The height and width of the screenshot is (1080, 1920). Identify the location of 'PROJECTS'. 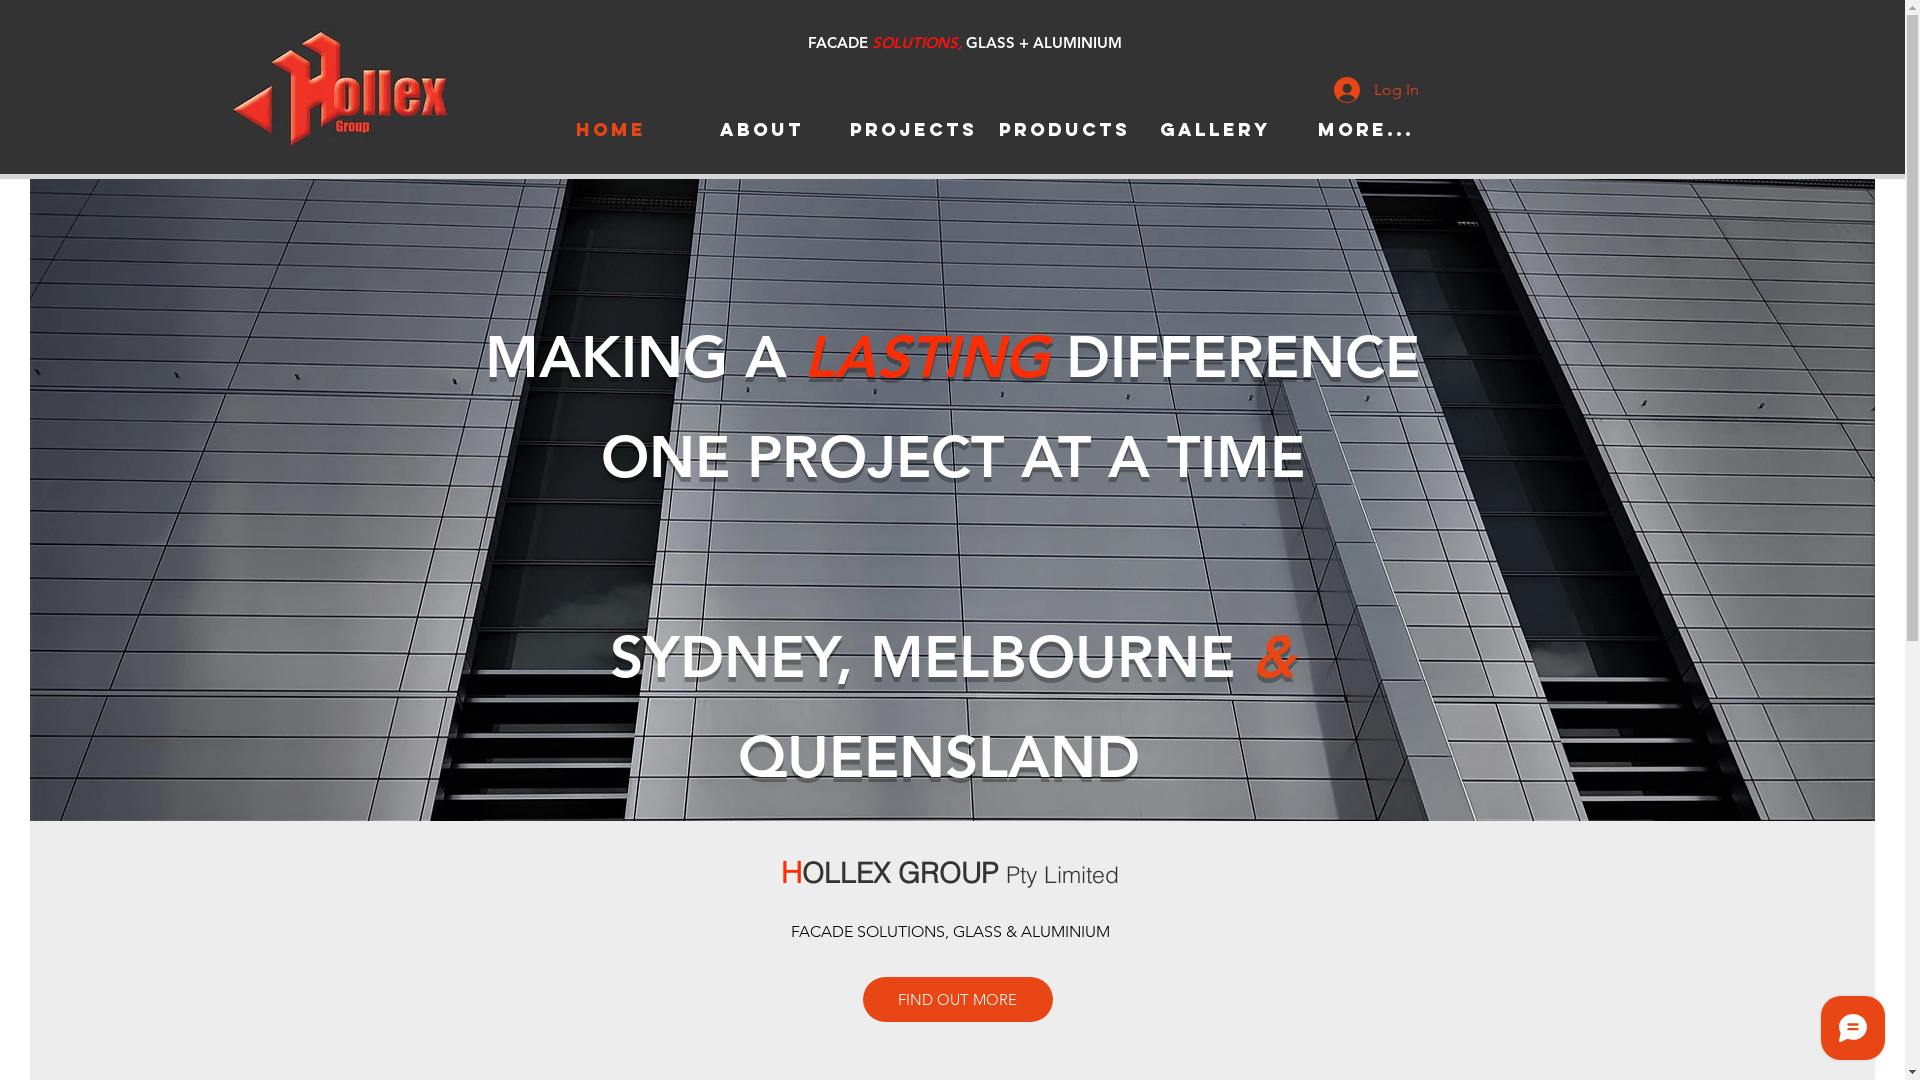
(912, 130).